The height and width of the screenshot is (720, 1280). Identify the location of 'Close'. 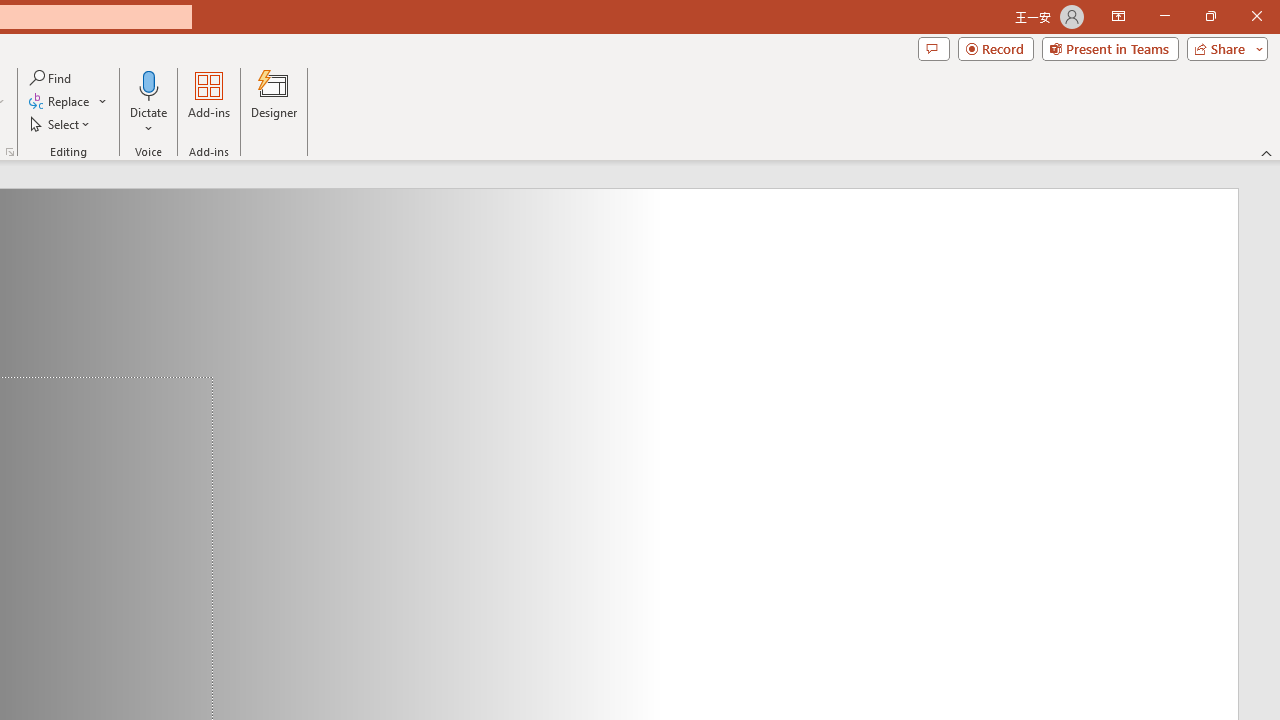
(1255, 16).